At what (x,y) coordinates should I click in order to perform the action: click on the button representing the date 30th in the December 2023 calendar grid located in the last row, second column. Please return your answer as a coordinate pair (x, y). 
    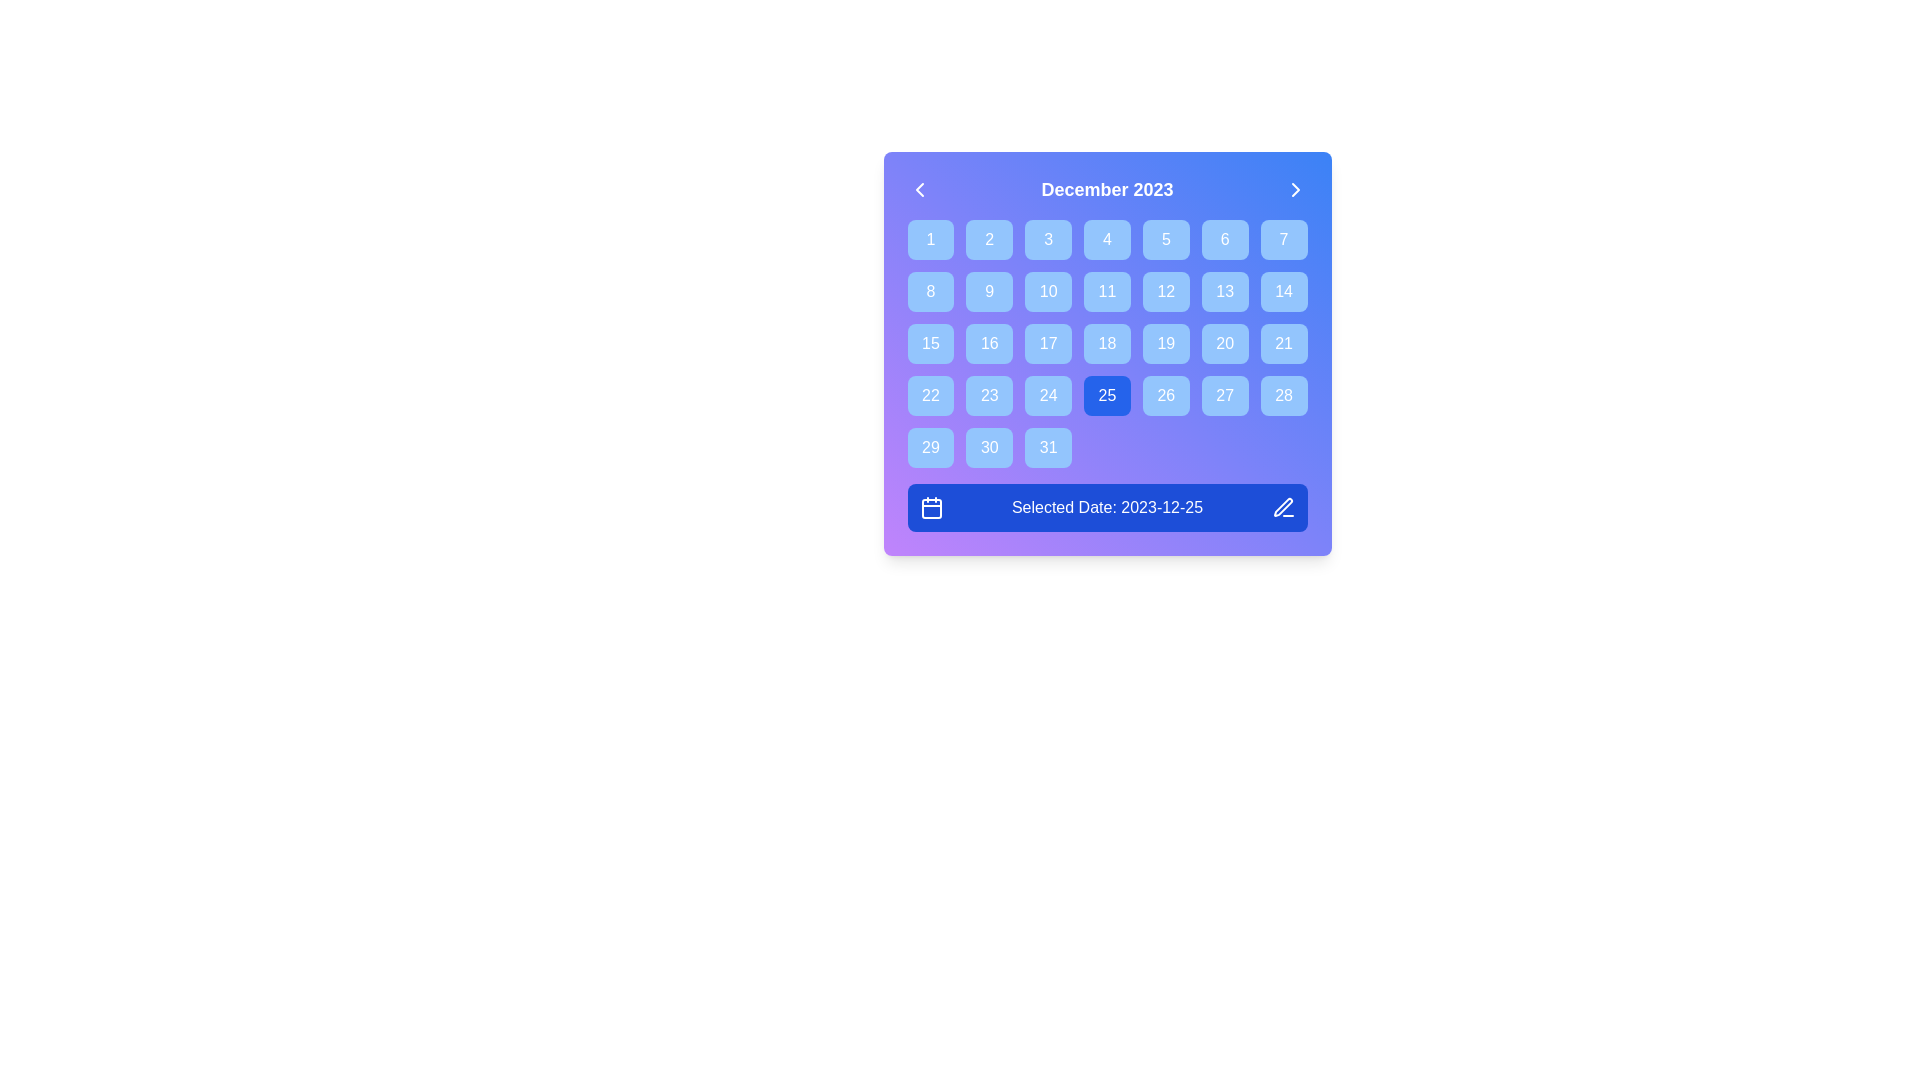
    Looking at the image, I should click on (989, 446).